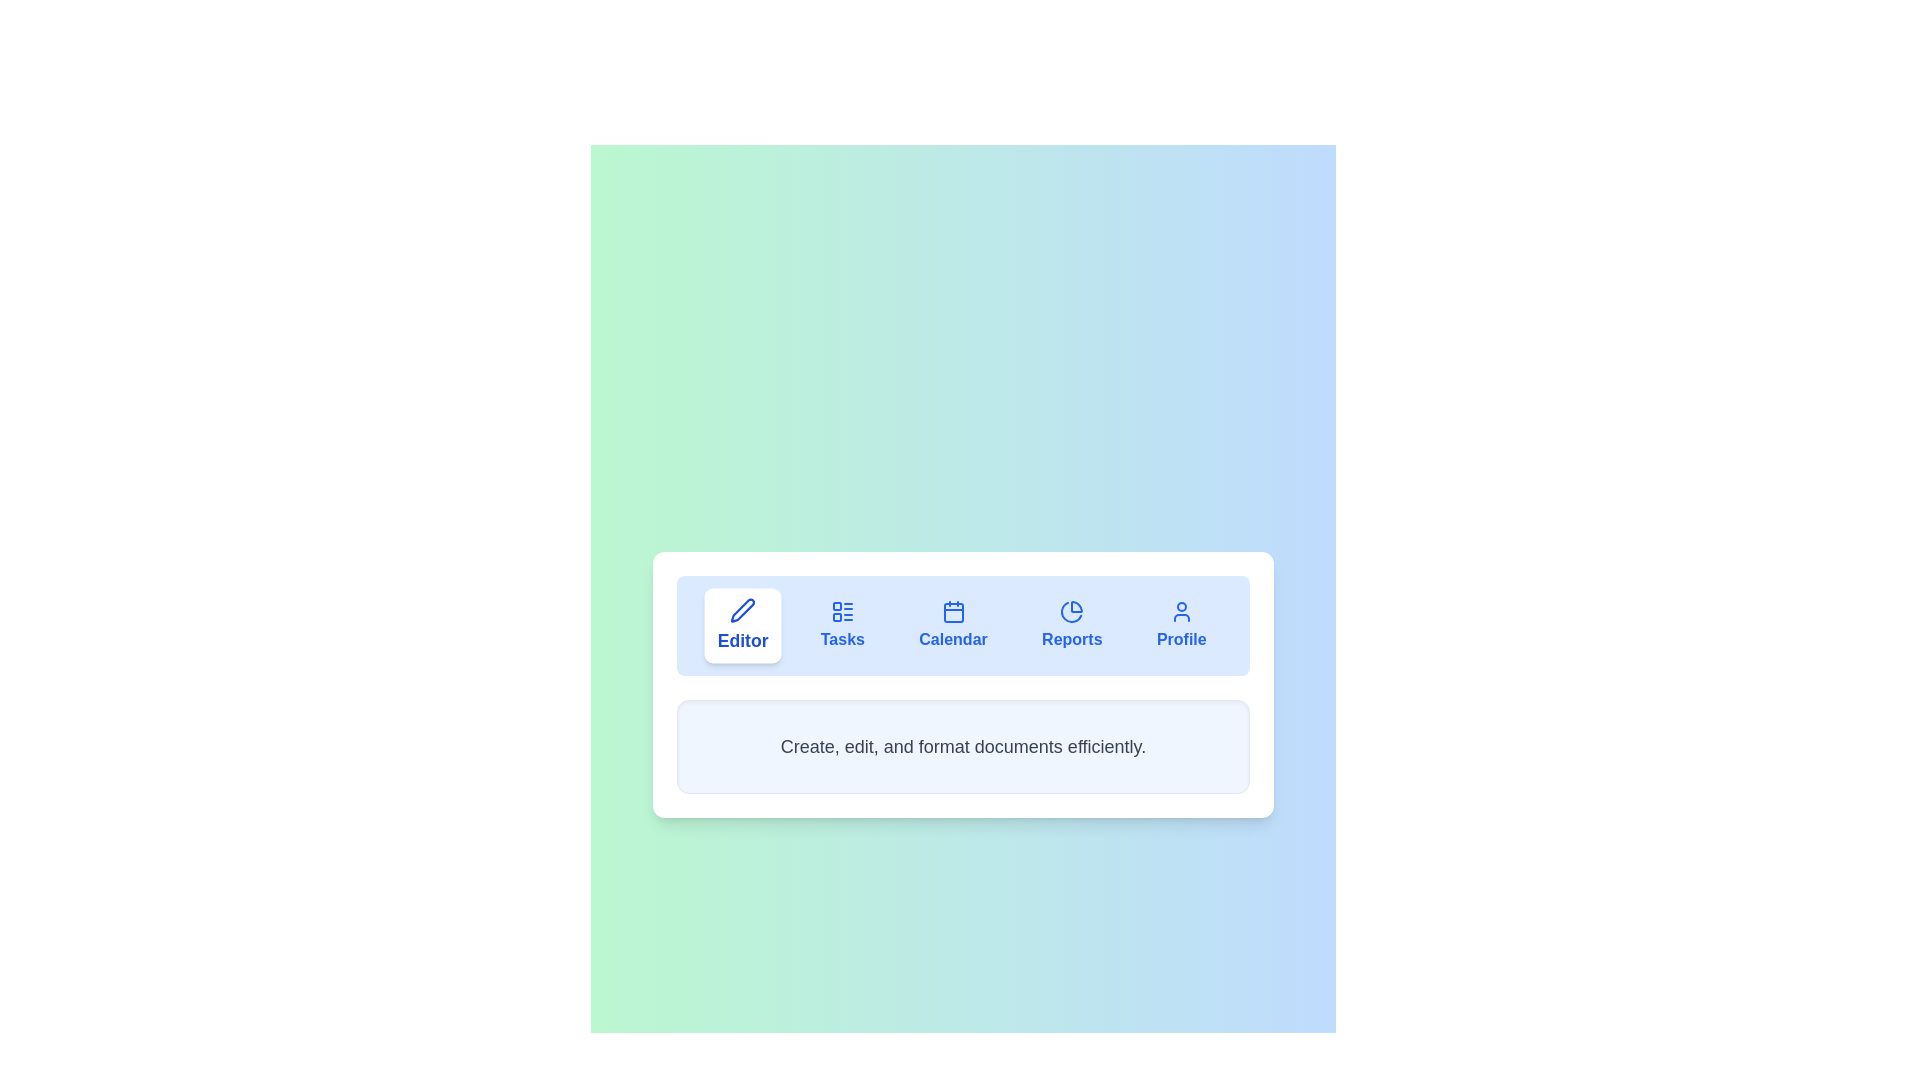 Image resolution: width=1920 pixels, height=1080 pixels. I want to click on the Editor tab to observe its visual transition, so click(742, 624).